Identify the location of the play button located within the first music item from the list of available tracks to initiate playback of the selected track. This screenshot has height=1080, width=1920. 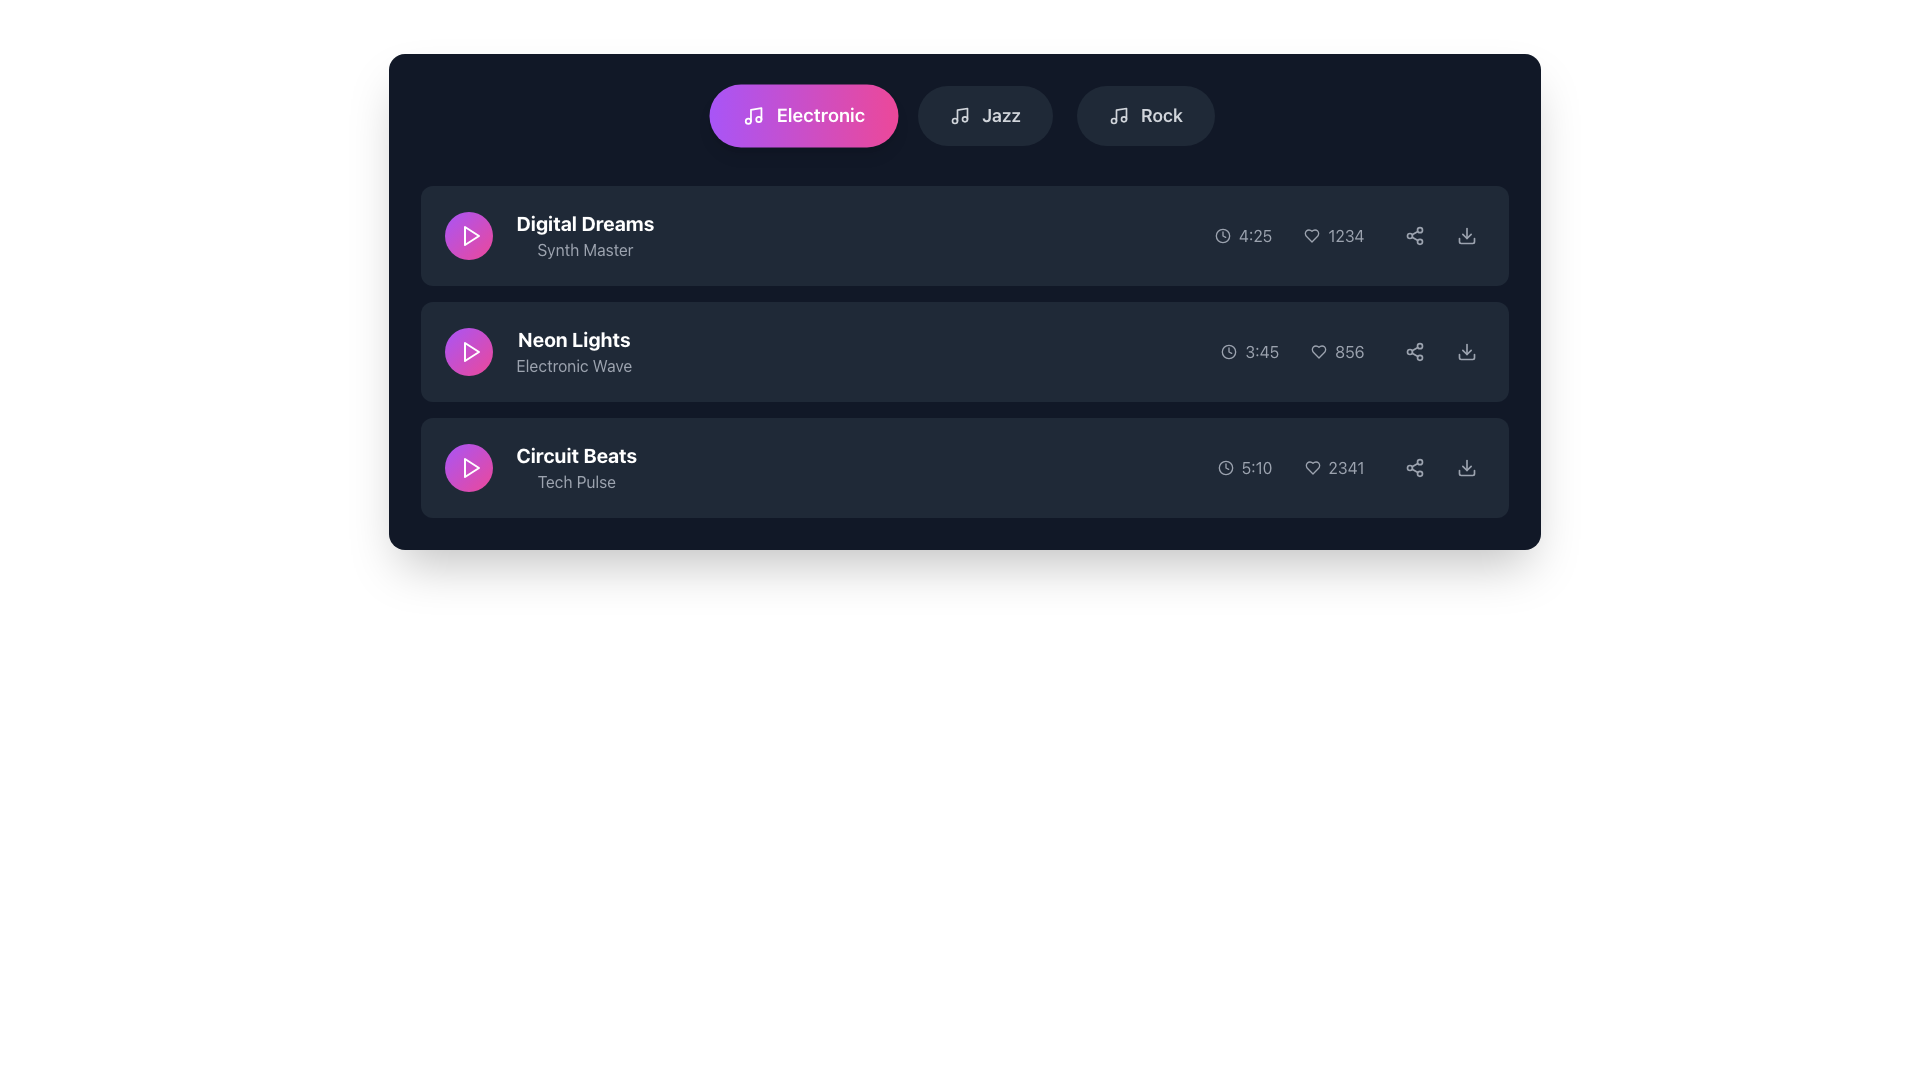
(469, 234).